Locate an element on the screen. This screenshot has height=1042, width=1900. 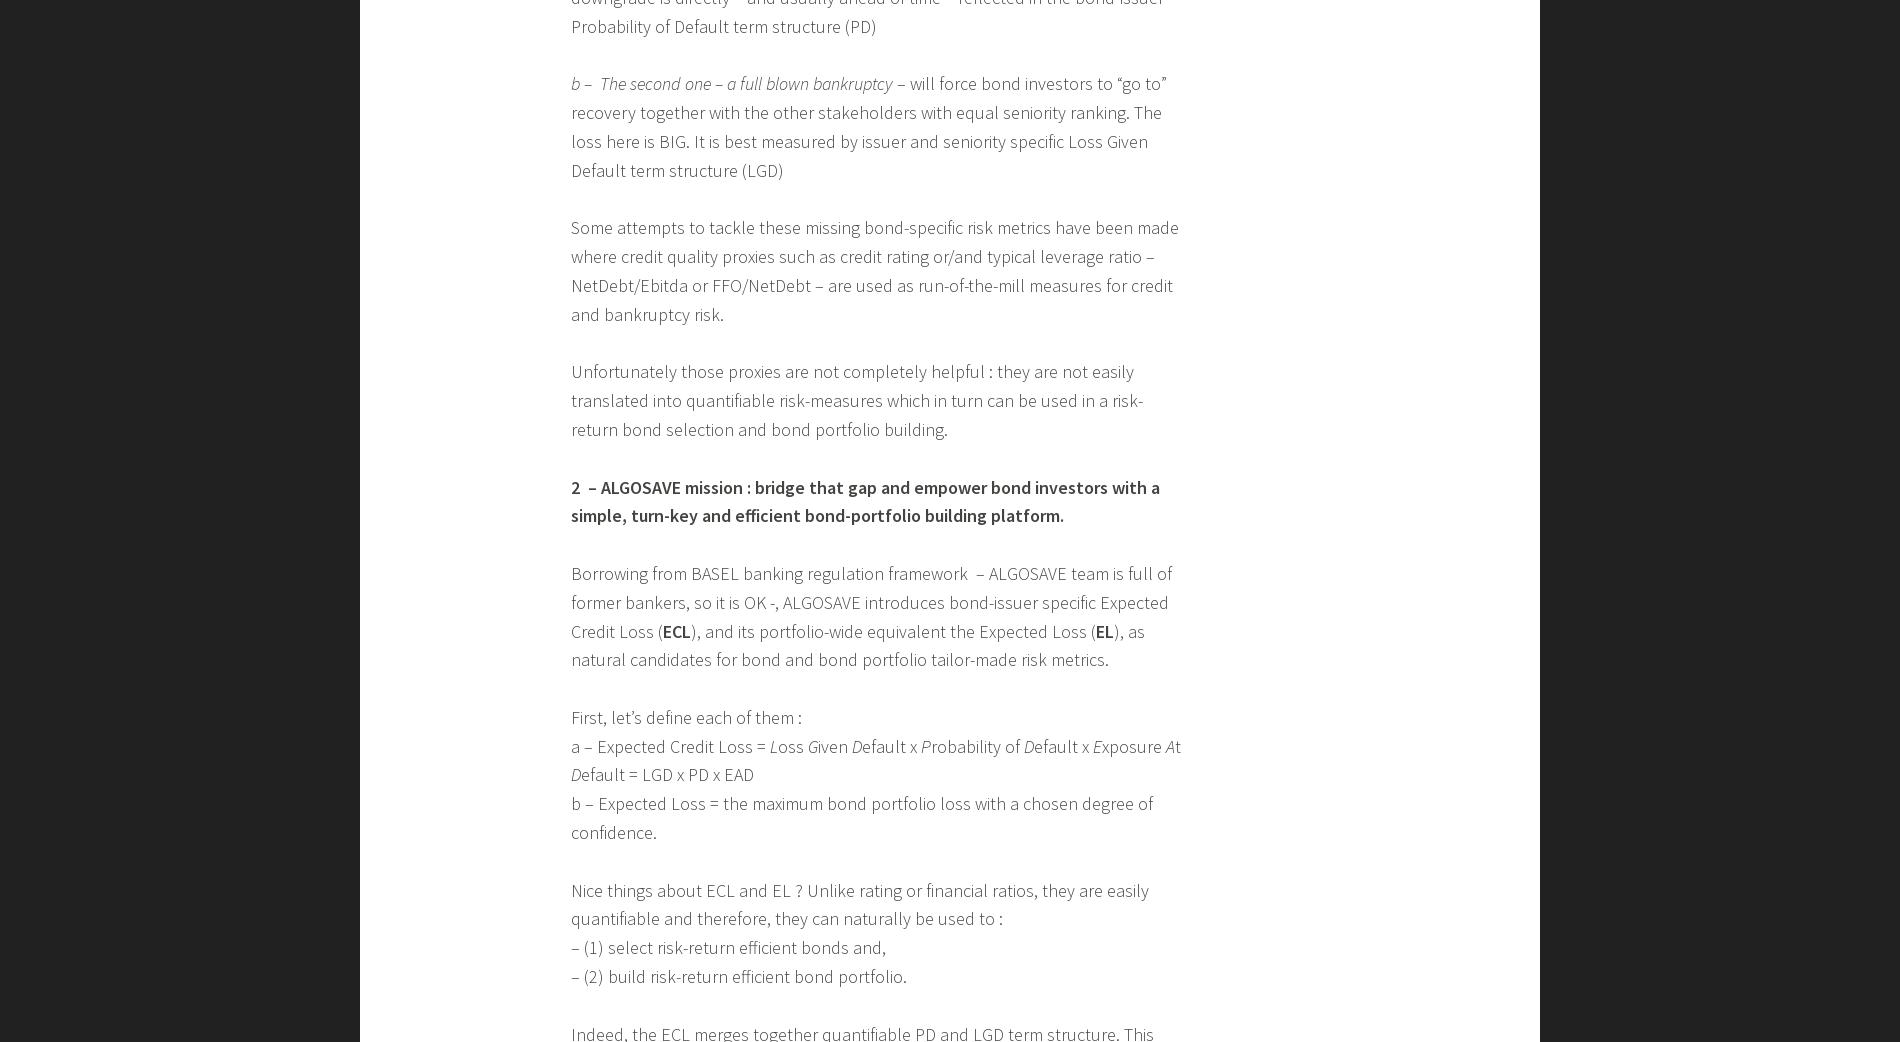
'), as natural candidates for bond and bond portfolio tailor-made risk metrics.' is located at coordinates (857, 644).